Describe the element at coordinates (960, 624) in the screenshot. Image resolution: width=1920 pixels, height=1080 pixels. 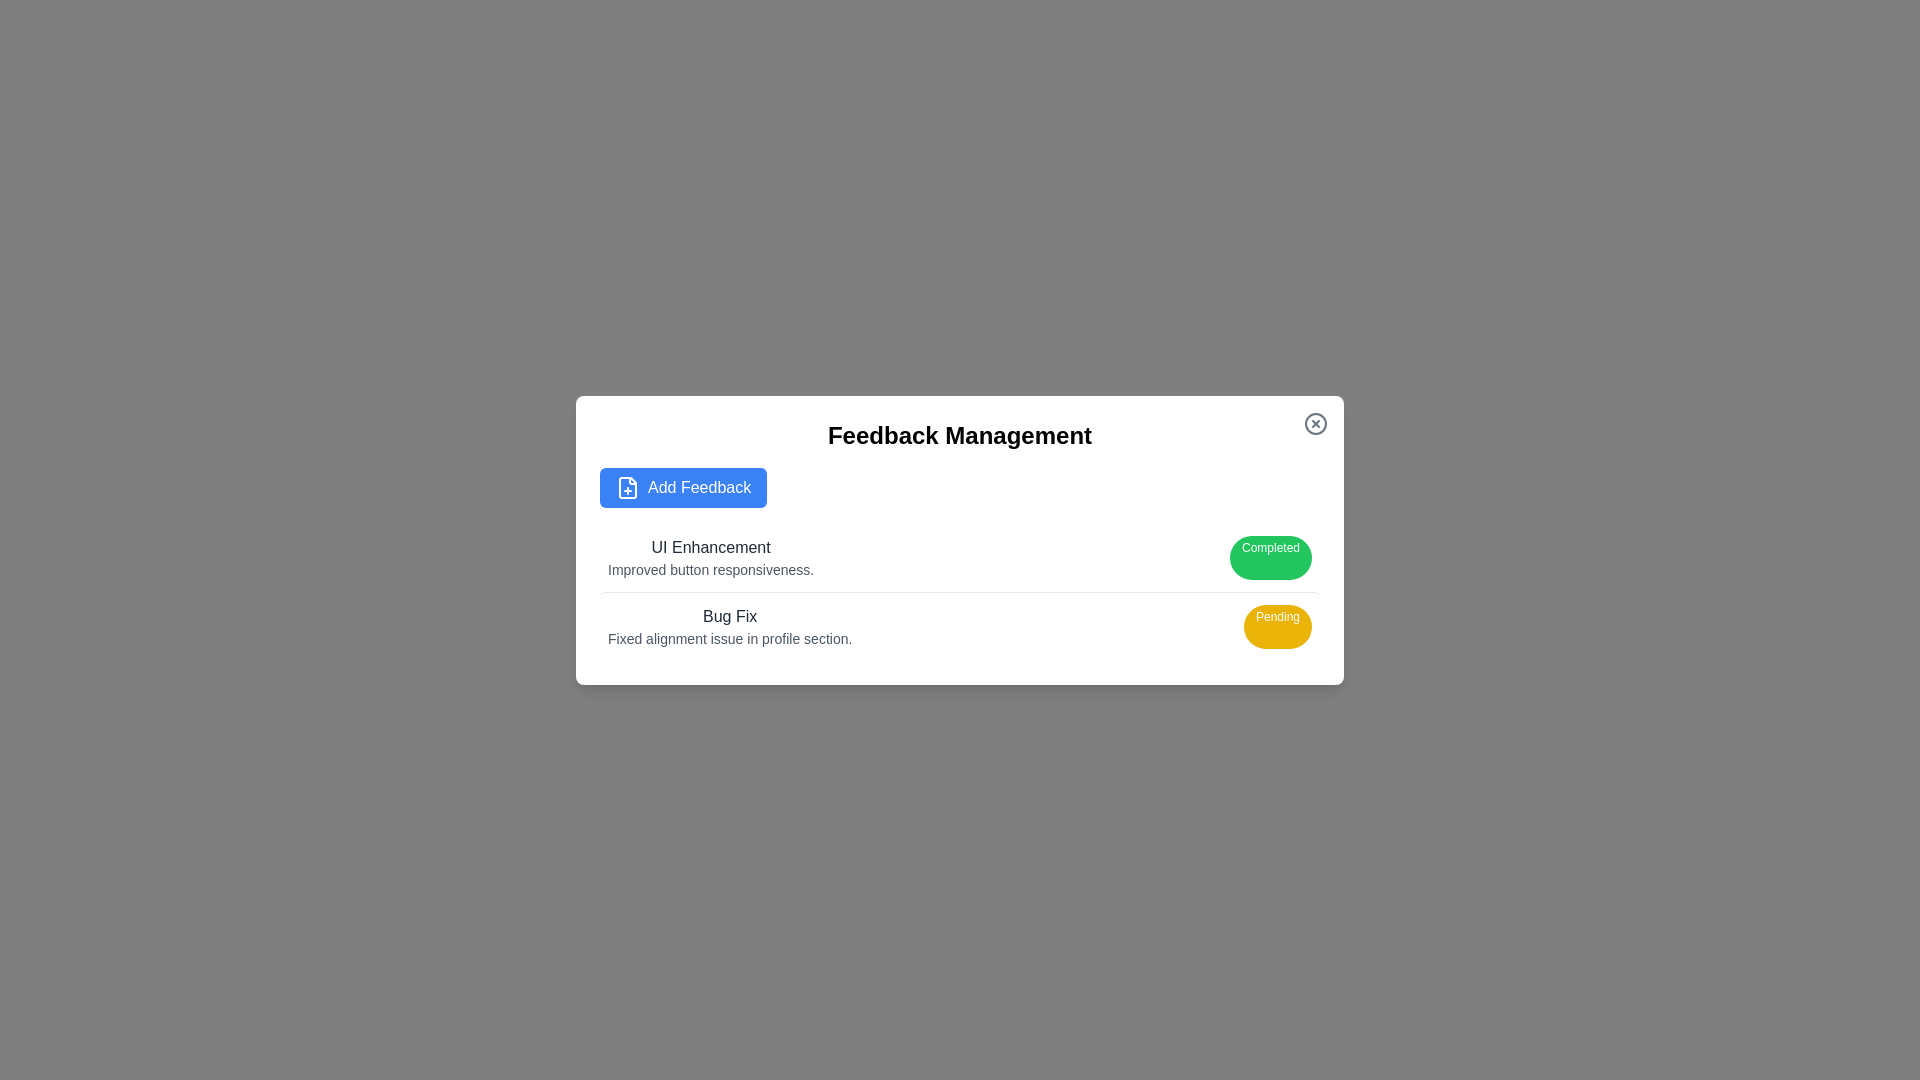
I see `the second entry` at that location.